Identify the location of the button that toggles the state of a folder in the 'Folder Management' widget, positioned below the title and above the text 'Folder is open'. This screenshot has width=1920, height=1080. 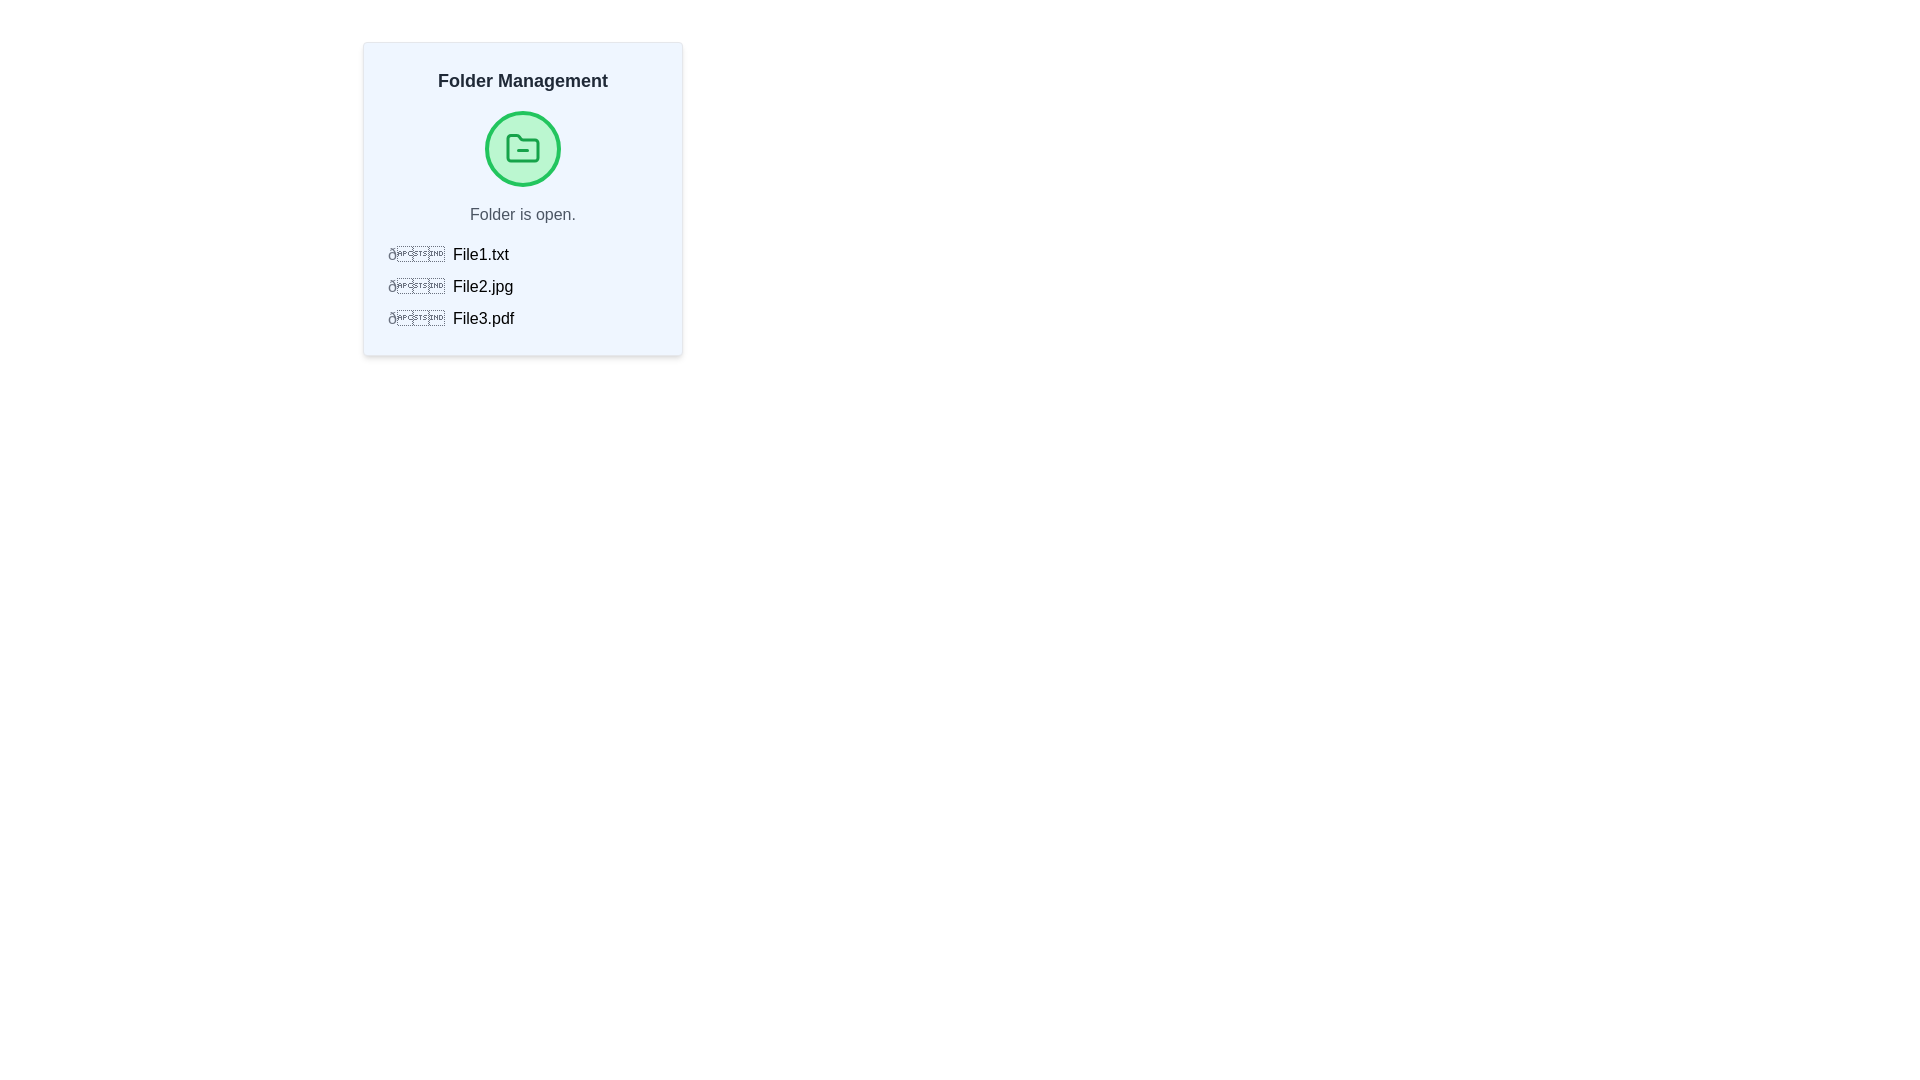
(523, 148).